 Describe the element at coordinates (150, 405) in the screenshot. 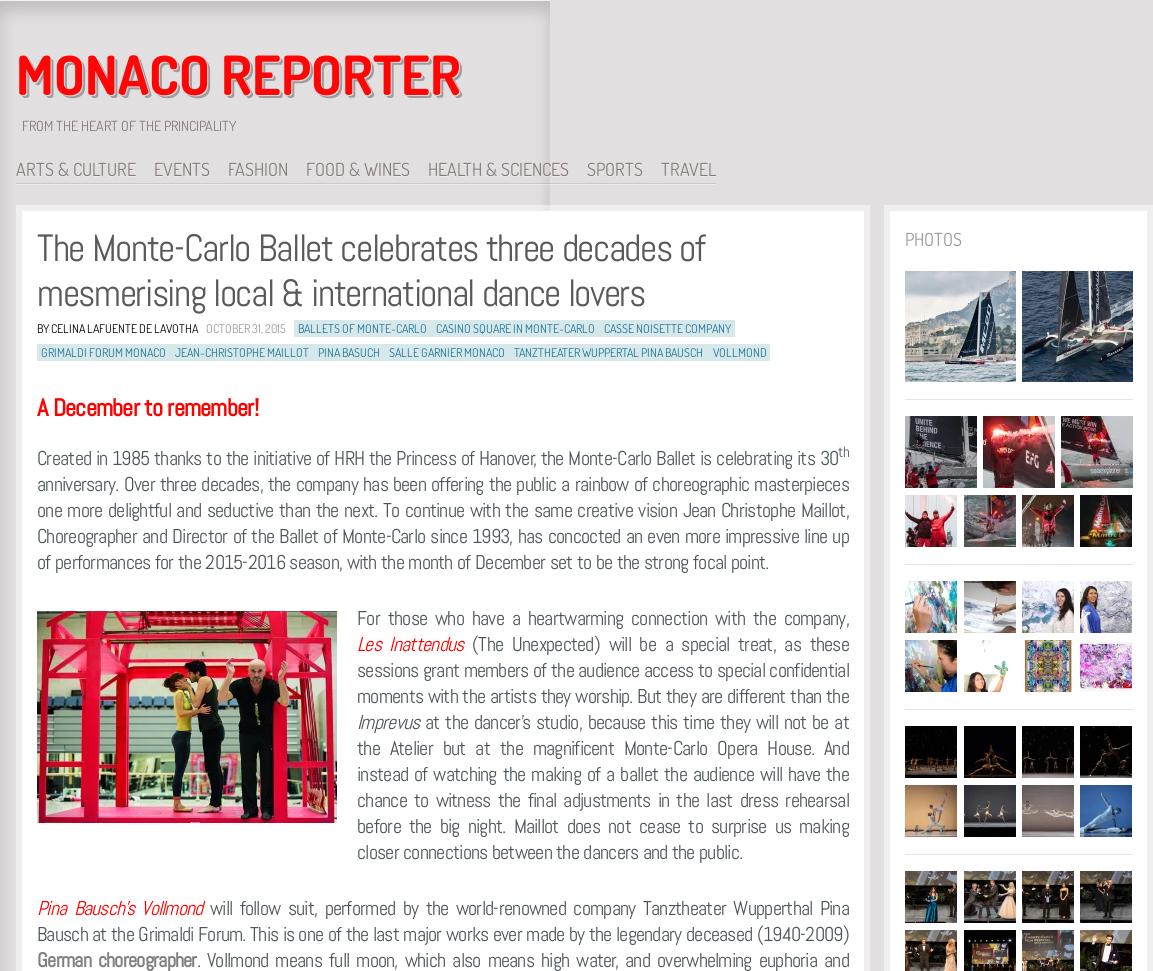

I see `'A December to remember!'` at that location.